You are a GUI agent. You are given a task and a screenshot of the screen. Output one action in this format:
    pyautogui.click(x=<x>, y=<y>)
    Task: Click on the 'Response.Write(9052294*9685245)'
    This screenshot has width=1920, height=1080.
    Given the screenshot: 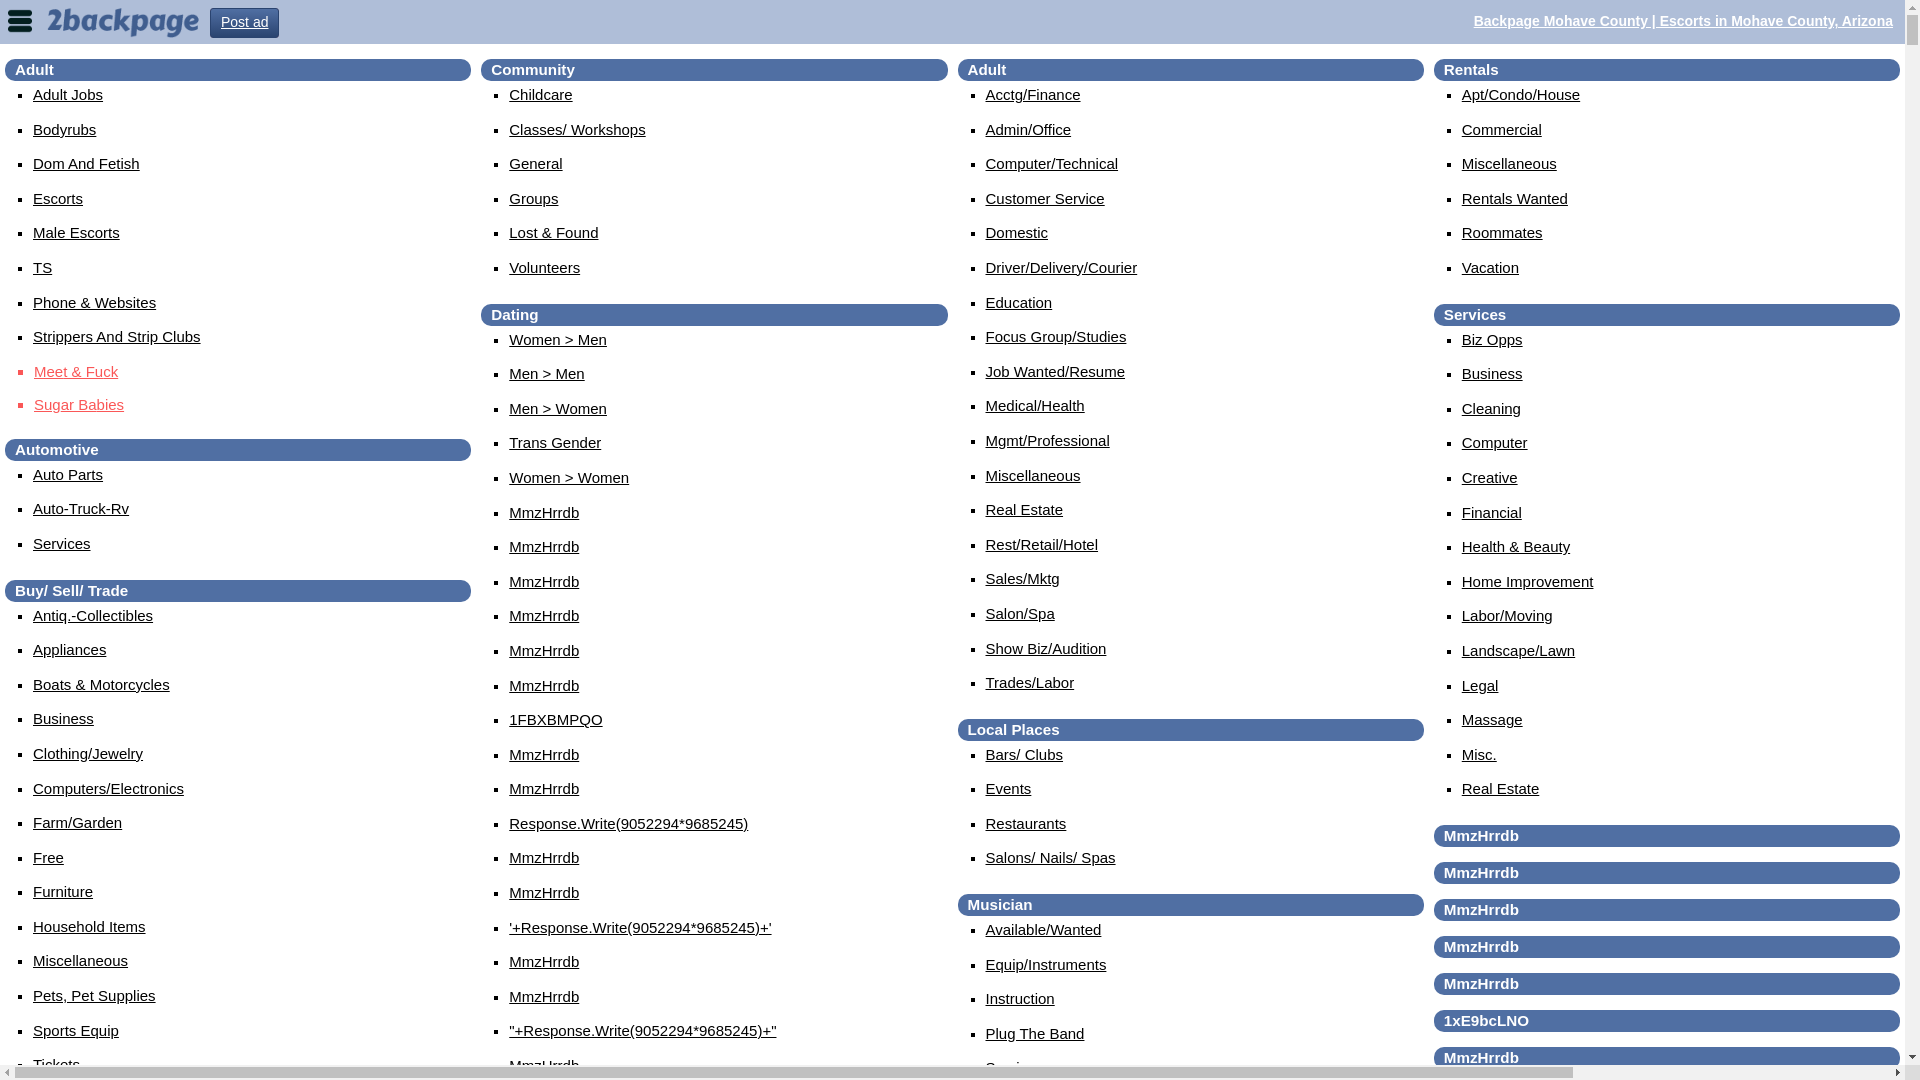 What is the action you would take?
    pyautogui.click(x=627, y=823)
    